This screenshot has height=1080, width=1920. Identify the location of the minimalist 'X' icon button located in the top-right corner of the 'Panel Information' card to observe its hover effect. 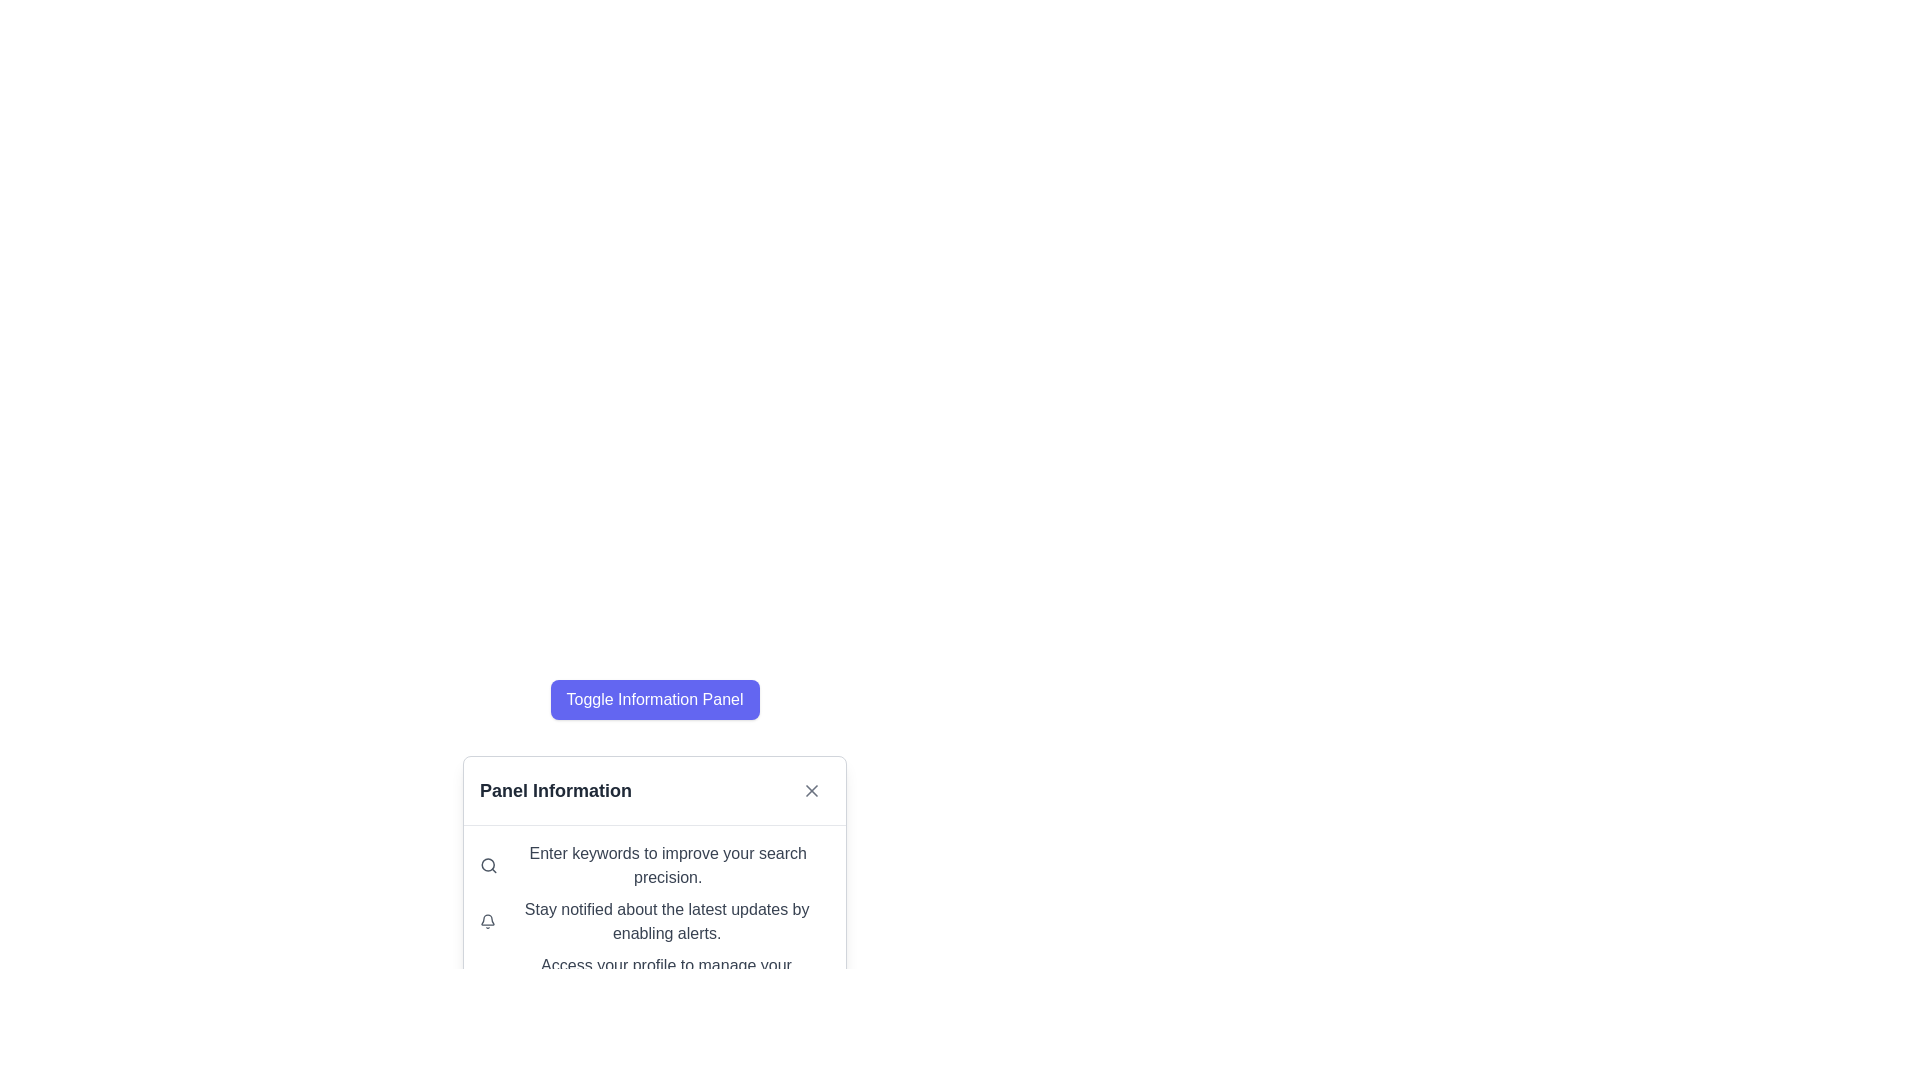
(811, 789).